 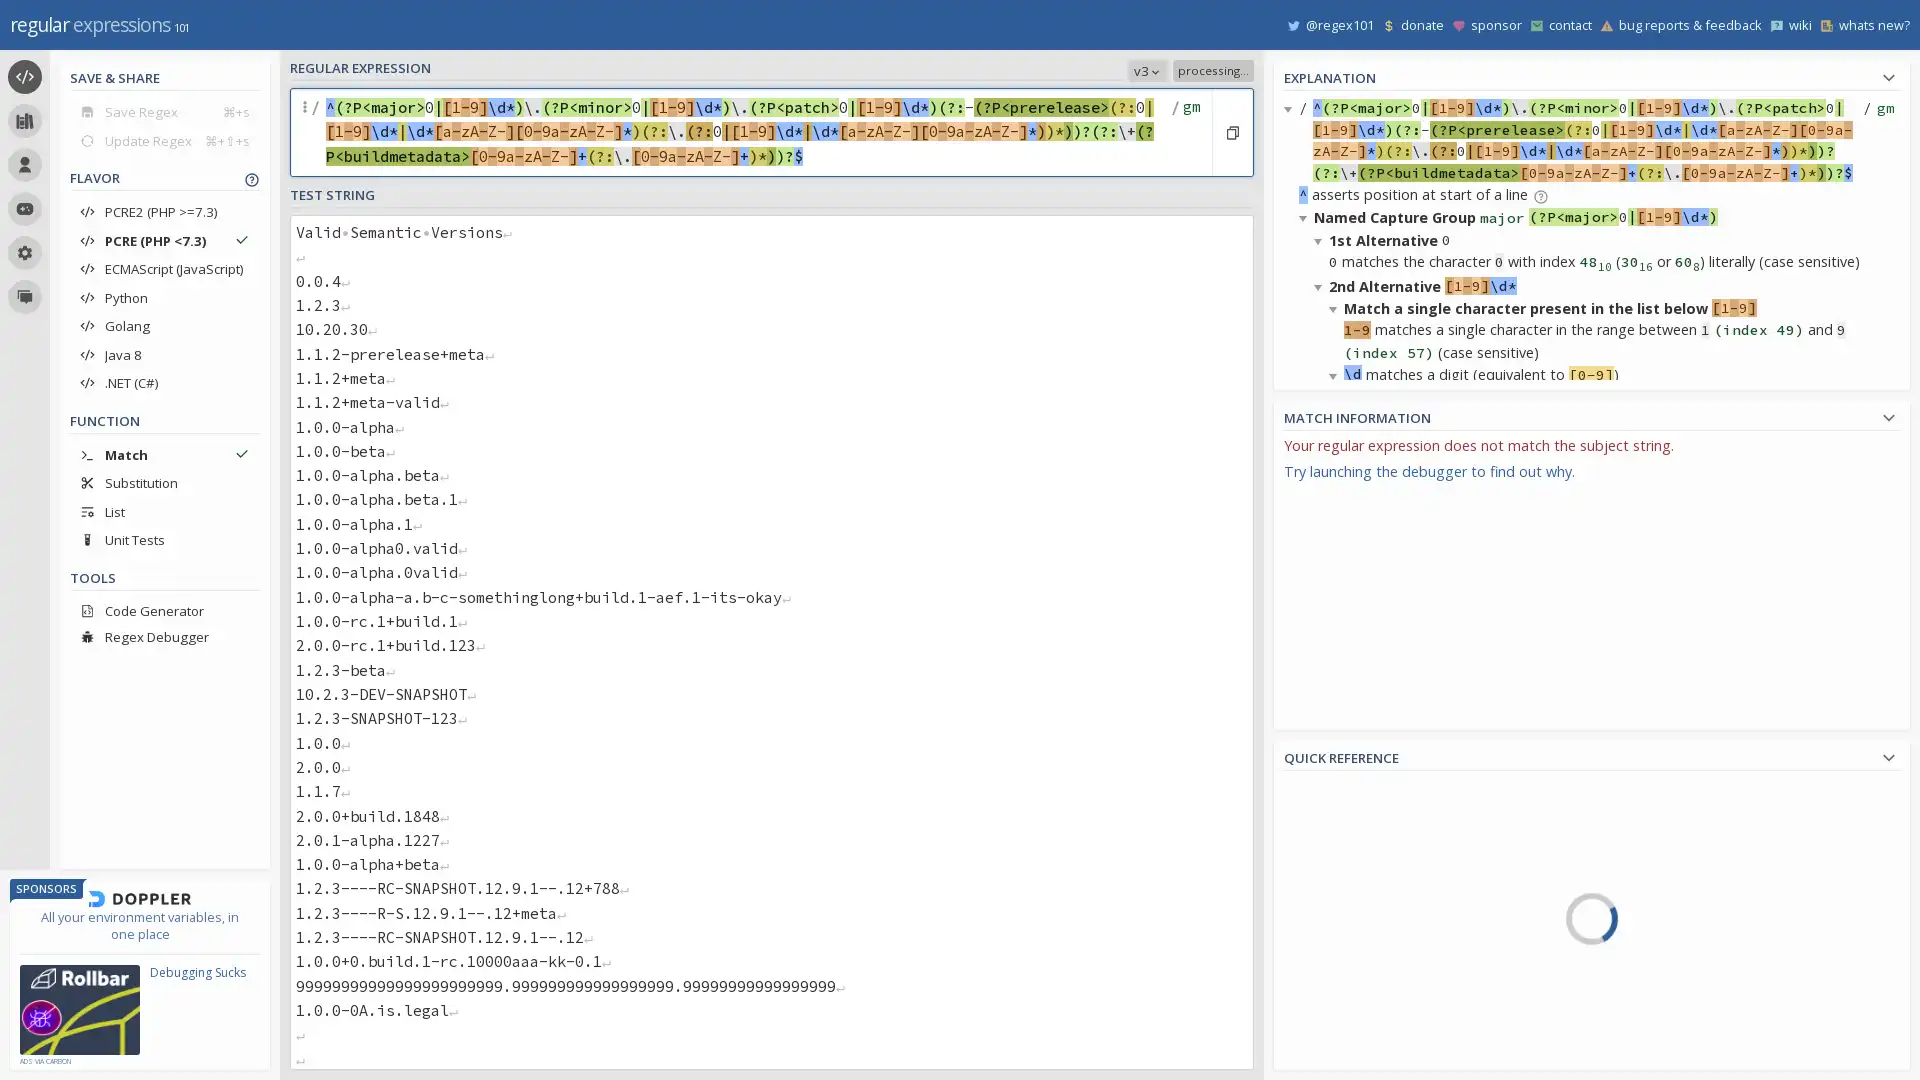 What do you see at coordinates (1691, 934) in the screenshot?
I see `Any single character .` at bounding box center [1691, 934].